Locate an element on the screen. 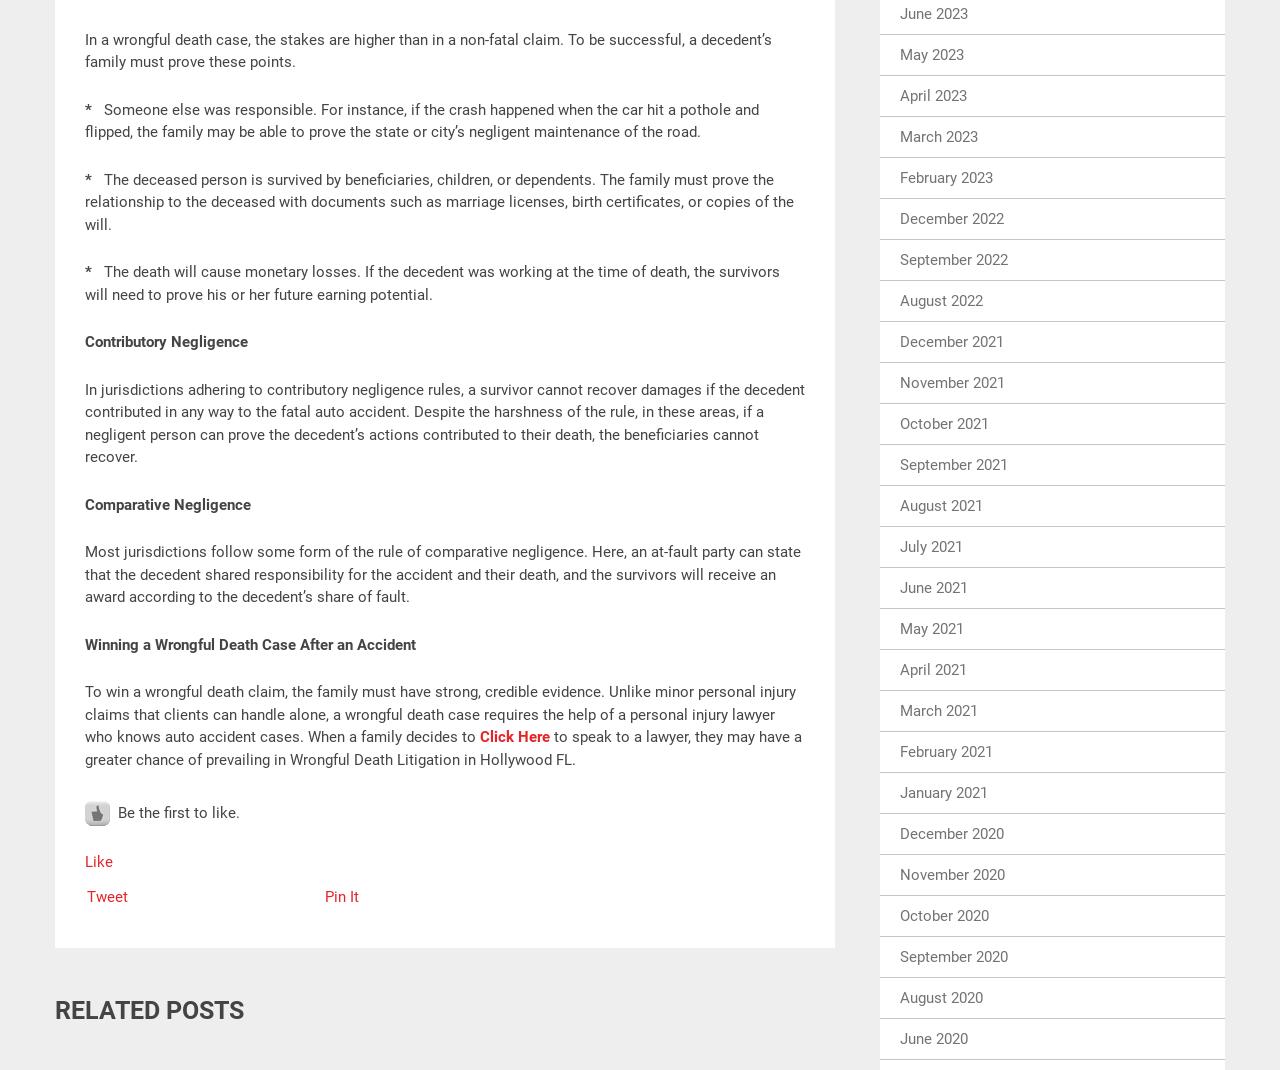 The image size is (1280, 1070). 'October 2021' is located at coordinates (943, 421).